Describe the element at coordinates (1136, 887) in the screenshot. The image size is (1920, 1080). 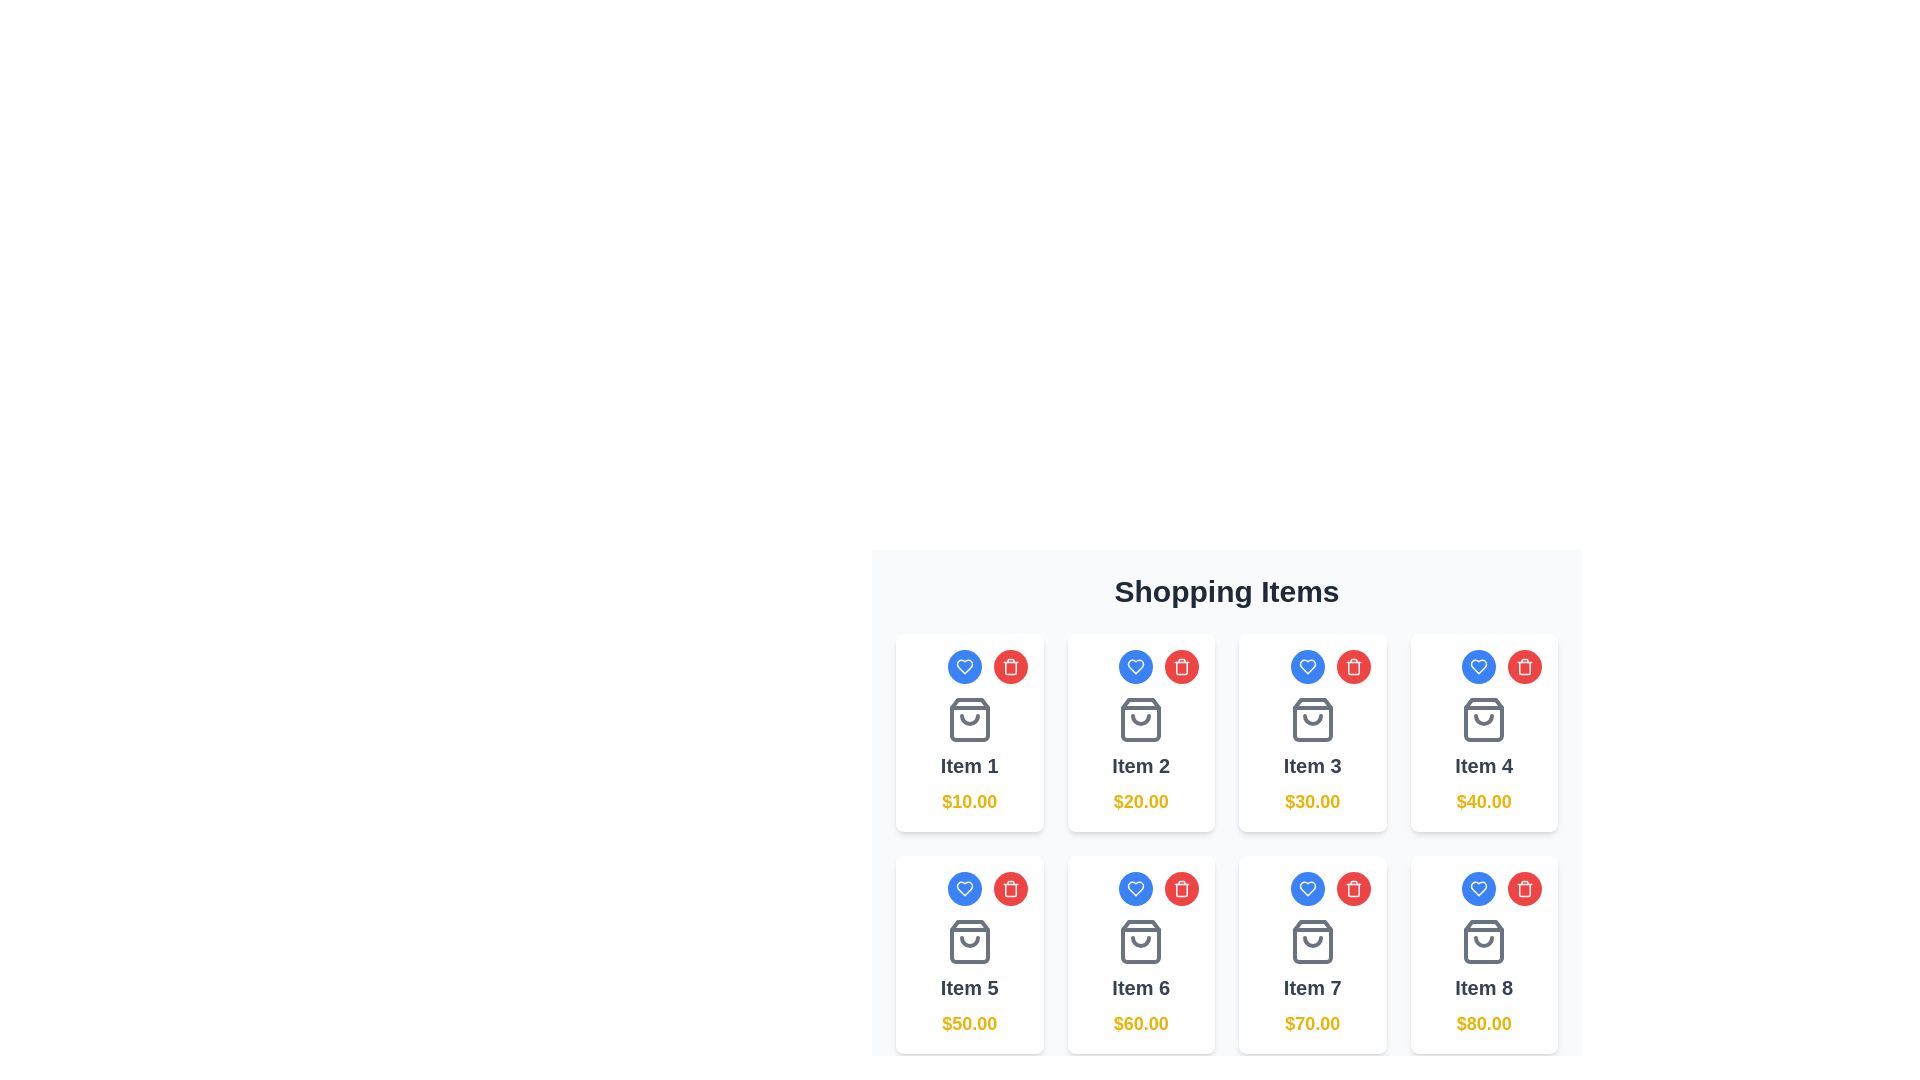
I see `the favorite button for 'Item 6', located` at that location.